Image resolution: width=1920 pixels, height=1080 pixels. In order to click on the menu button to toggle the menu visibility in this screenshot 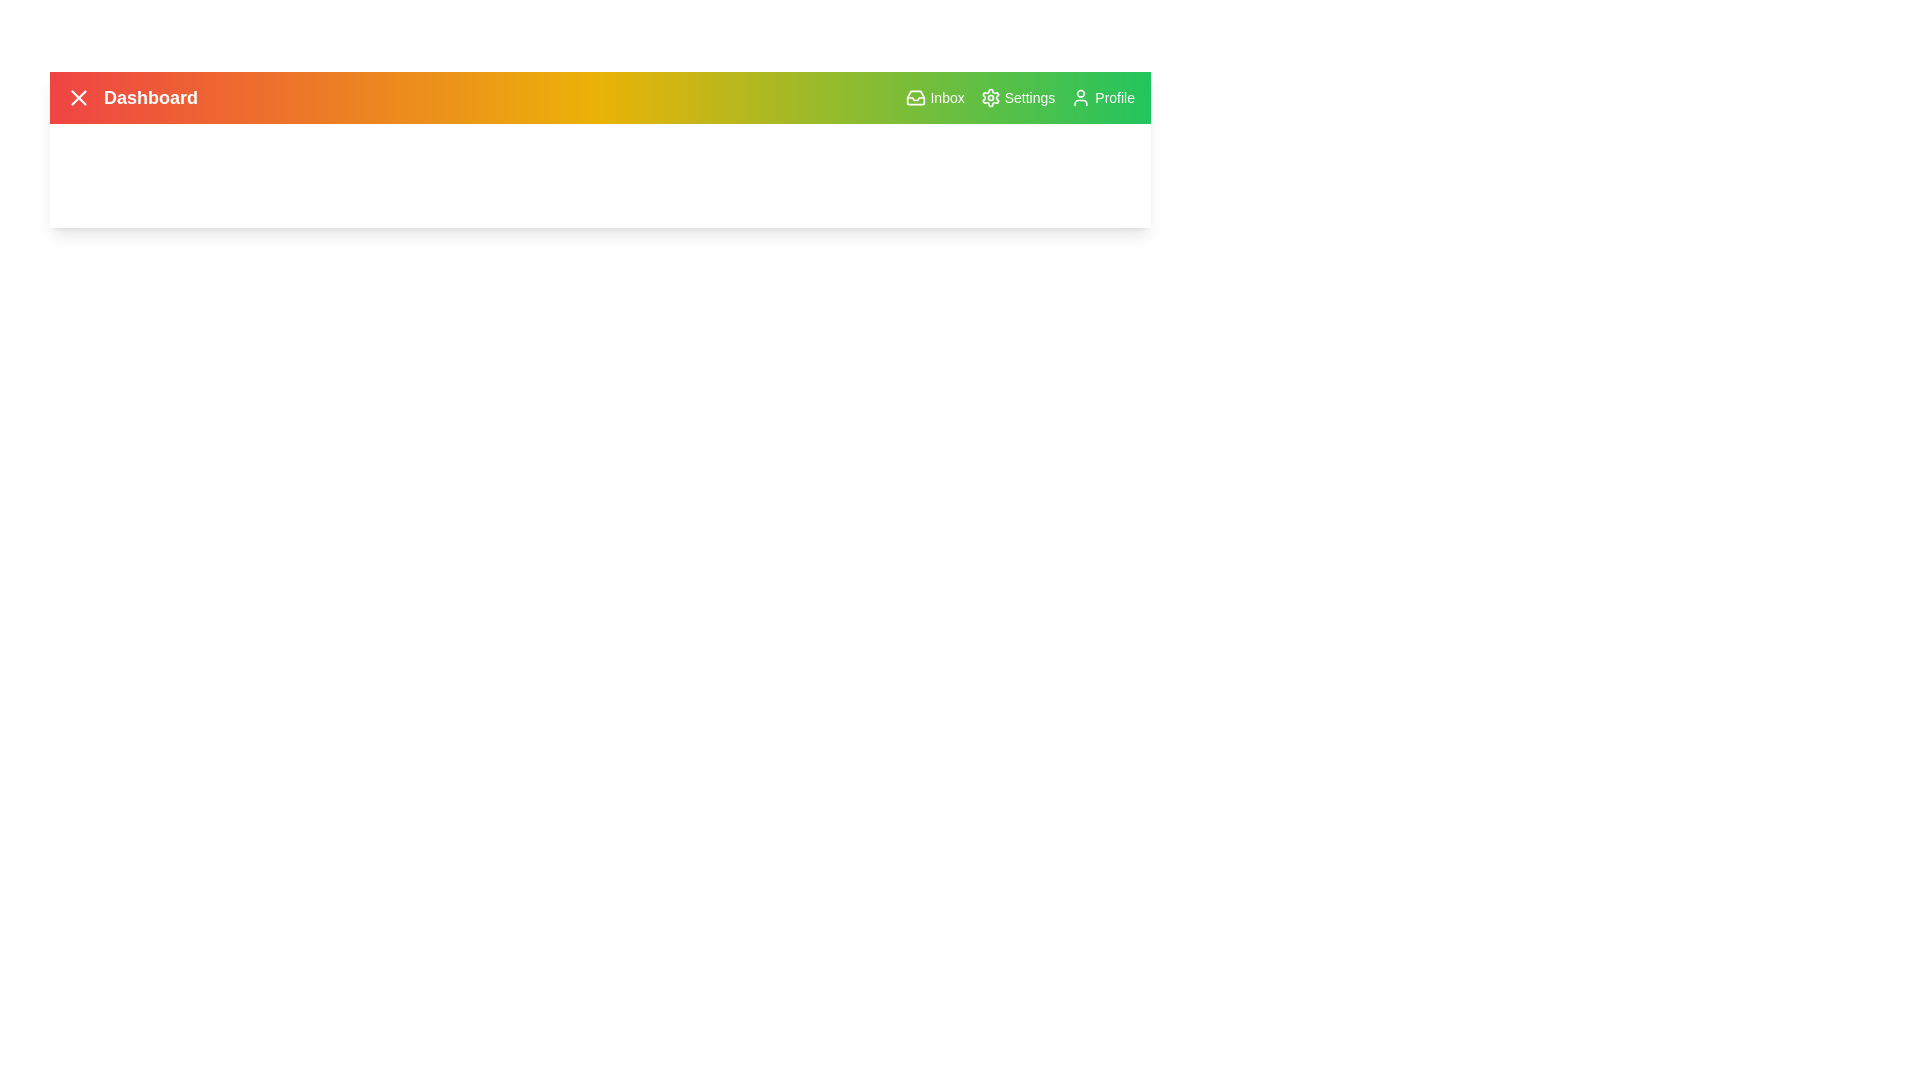, I will do `click(78, 97)`.